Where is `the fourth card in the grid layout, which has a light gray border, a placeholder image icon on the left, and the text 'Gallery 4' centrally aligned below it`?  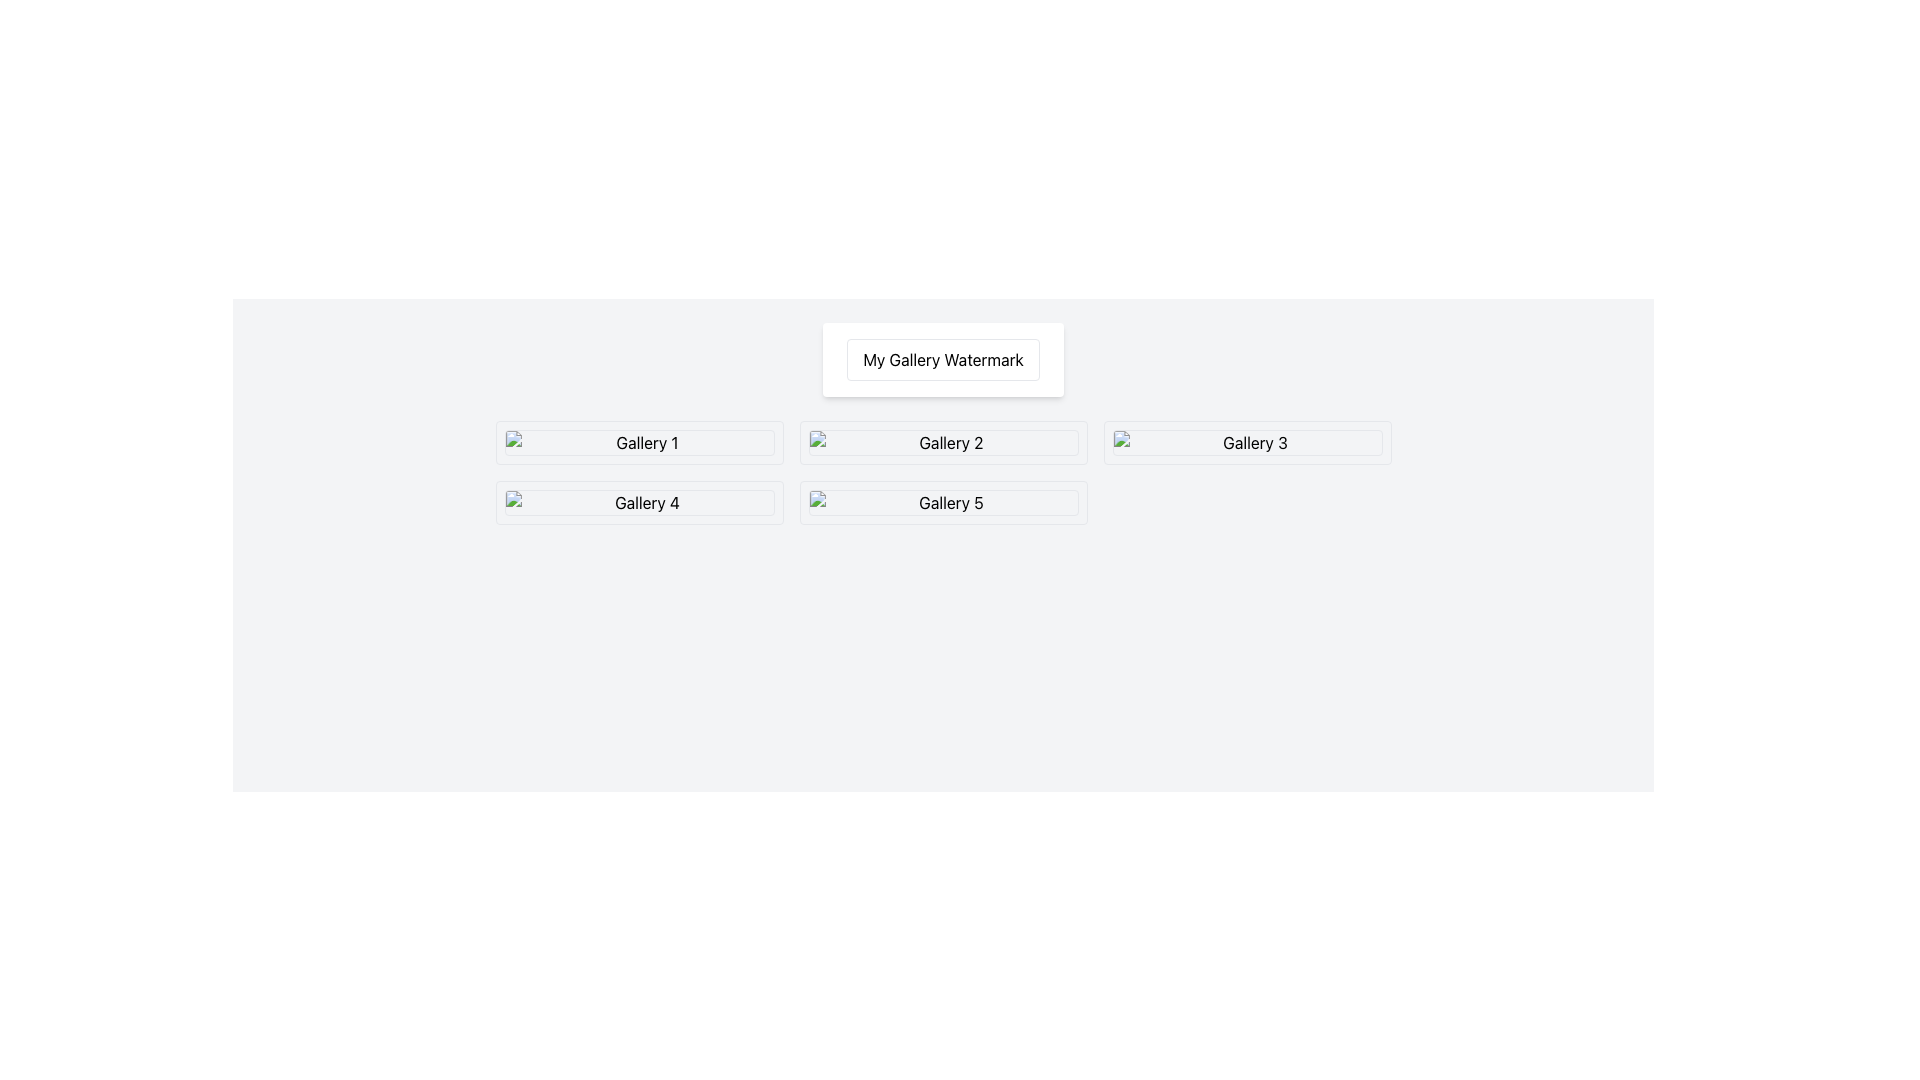 the fourth card in the grid layout, which has a light gray border, a placeholder image icon on the left, and the text 'Gallery 4' centrally aligned below it is located at coordinates (638, 501).